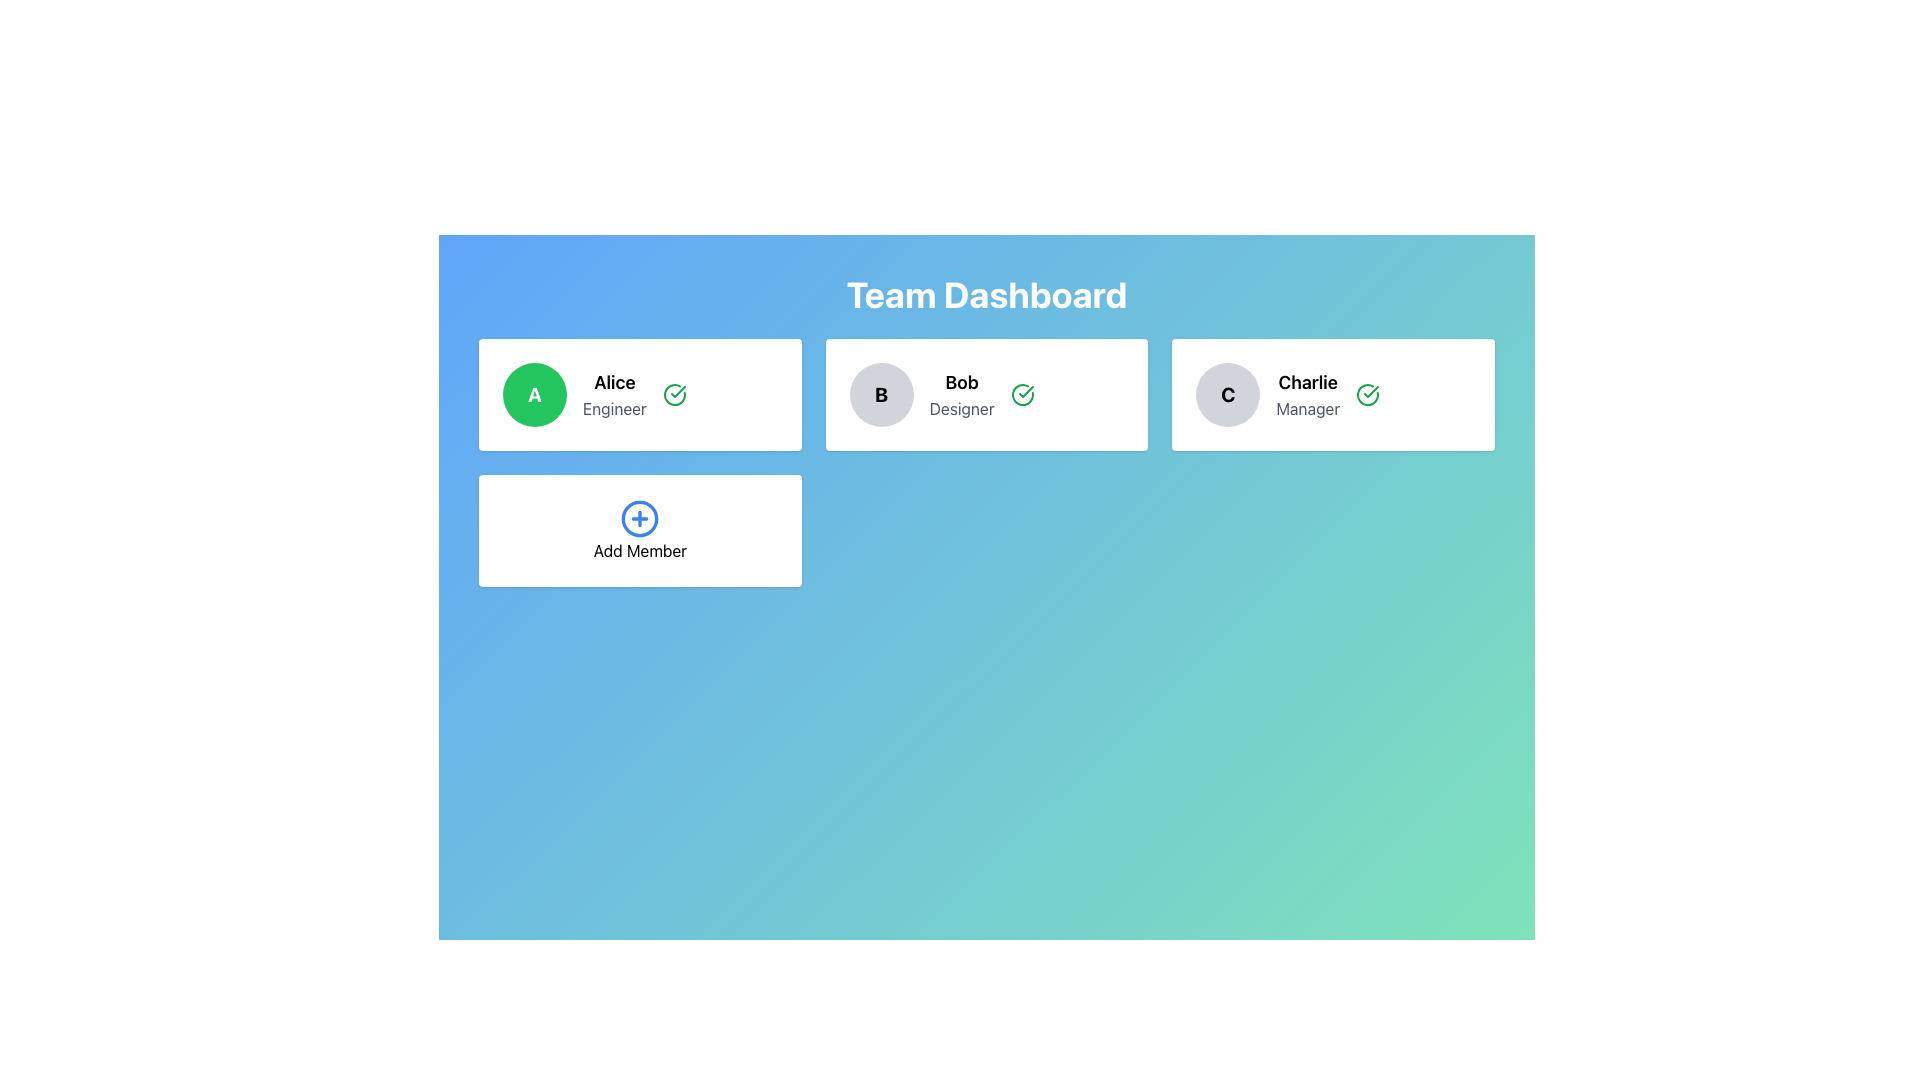  What do you see at coordinates (640, 530) in the screenshot?
I see `the 'Add Member' button, which is a white card with rounded corners and a blue circled plus icon at the top center` at bounding box center [640, 530].